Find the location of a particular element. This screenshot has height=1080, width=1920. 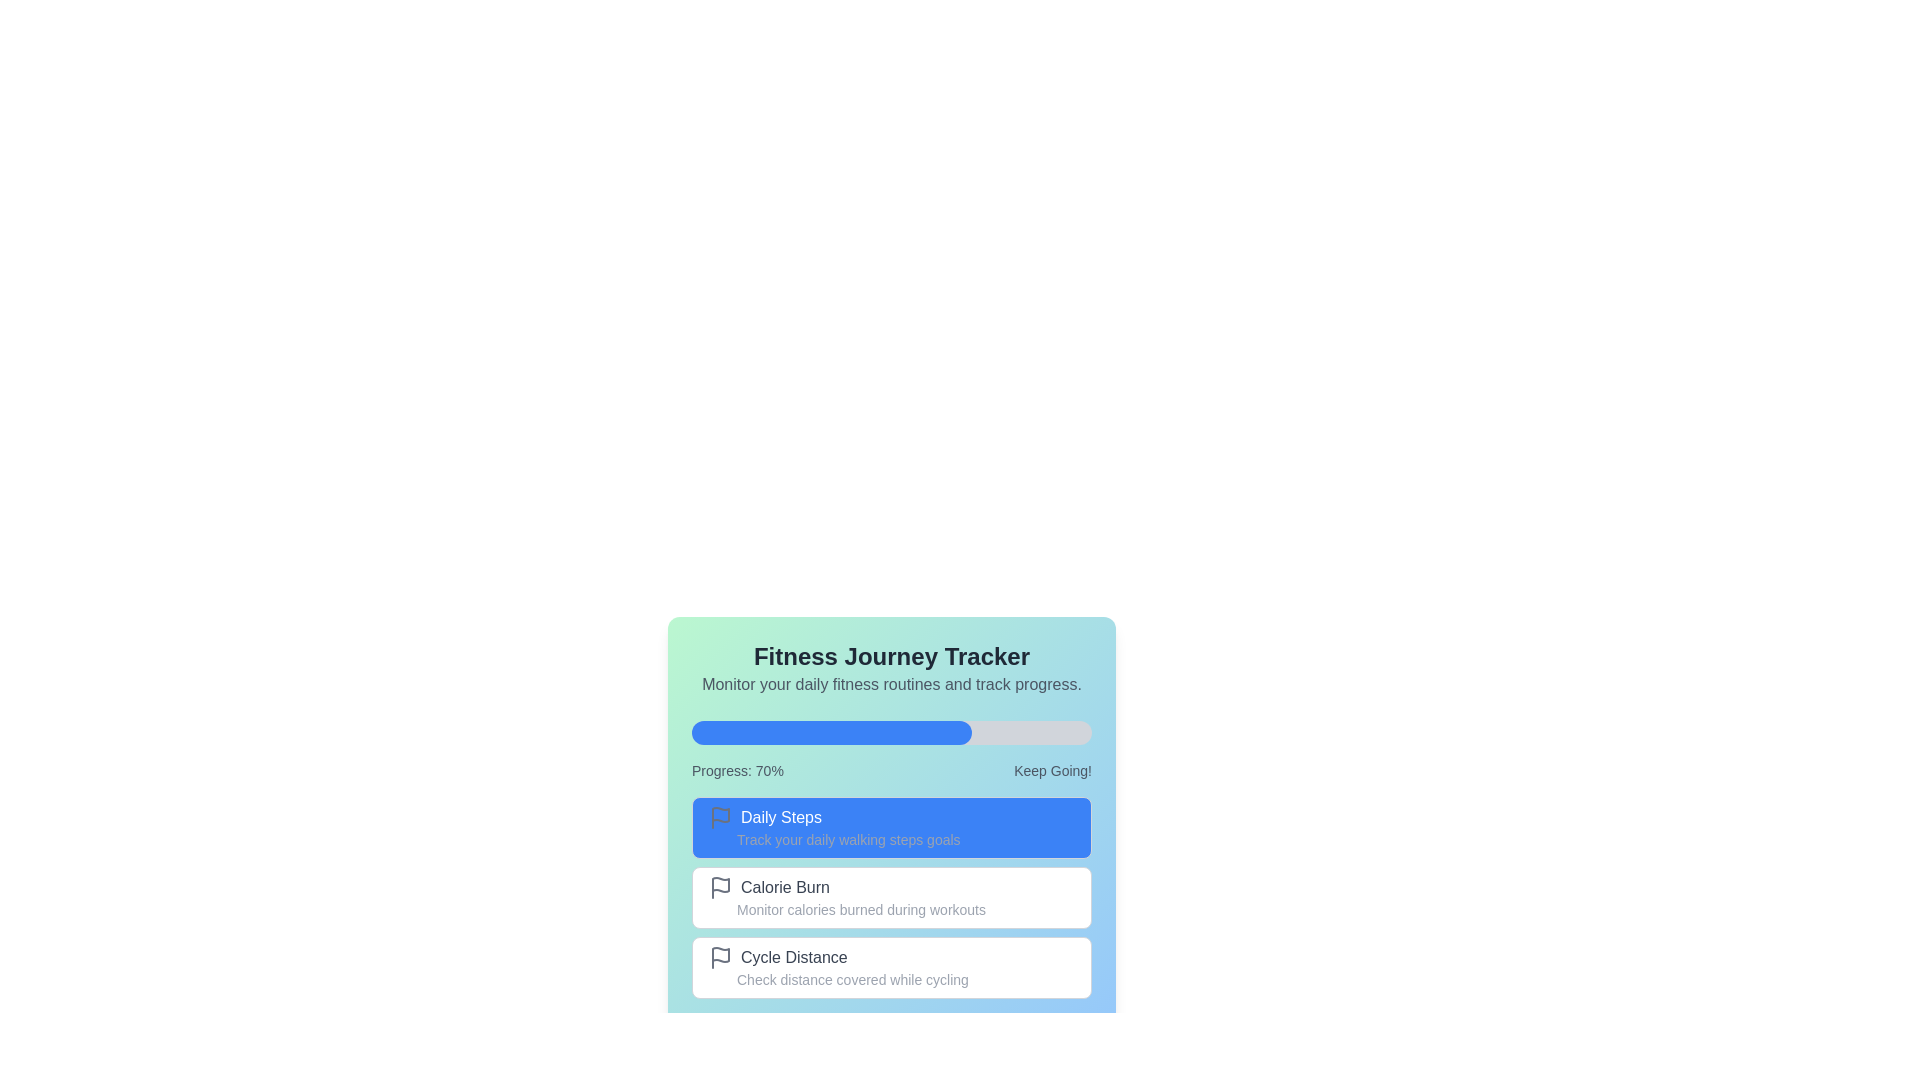

the Text Label indicating 'Daily Steps Track your daily walking steps goals' which is located within a blue-background box above the description and below the progress bar is located at coordinates (891, 817).